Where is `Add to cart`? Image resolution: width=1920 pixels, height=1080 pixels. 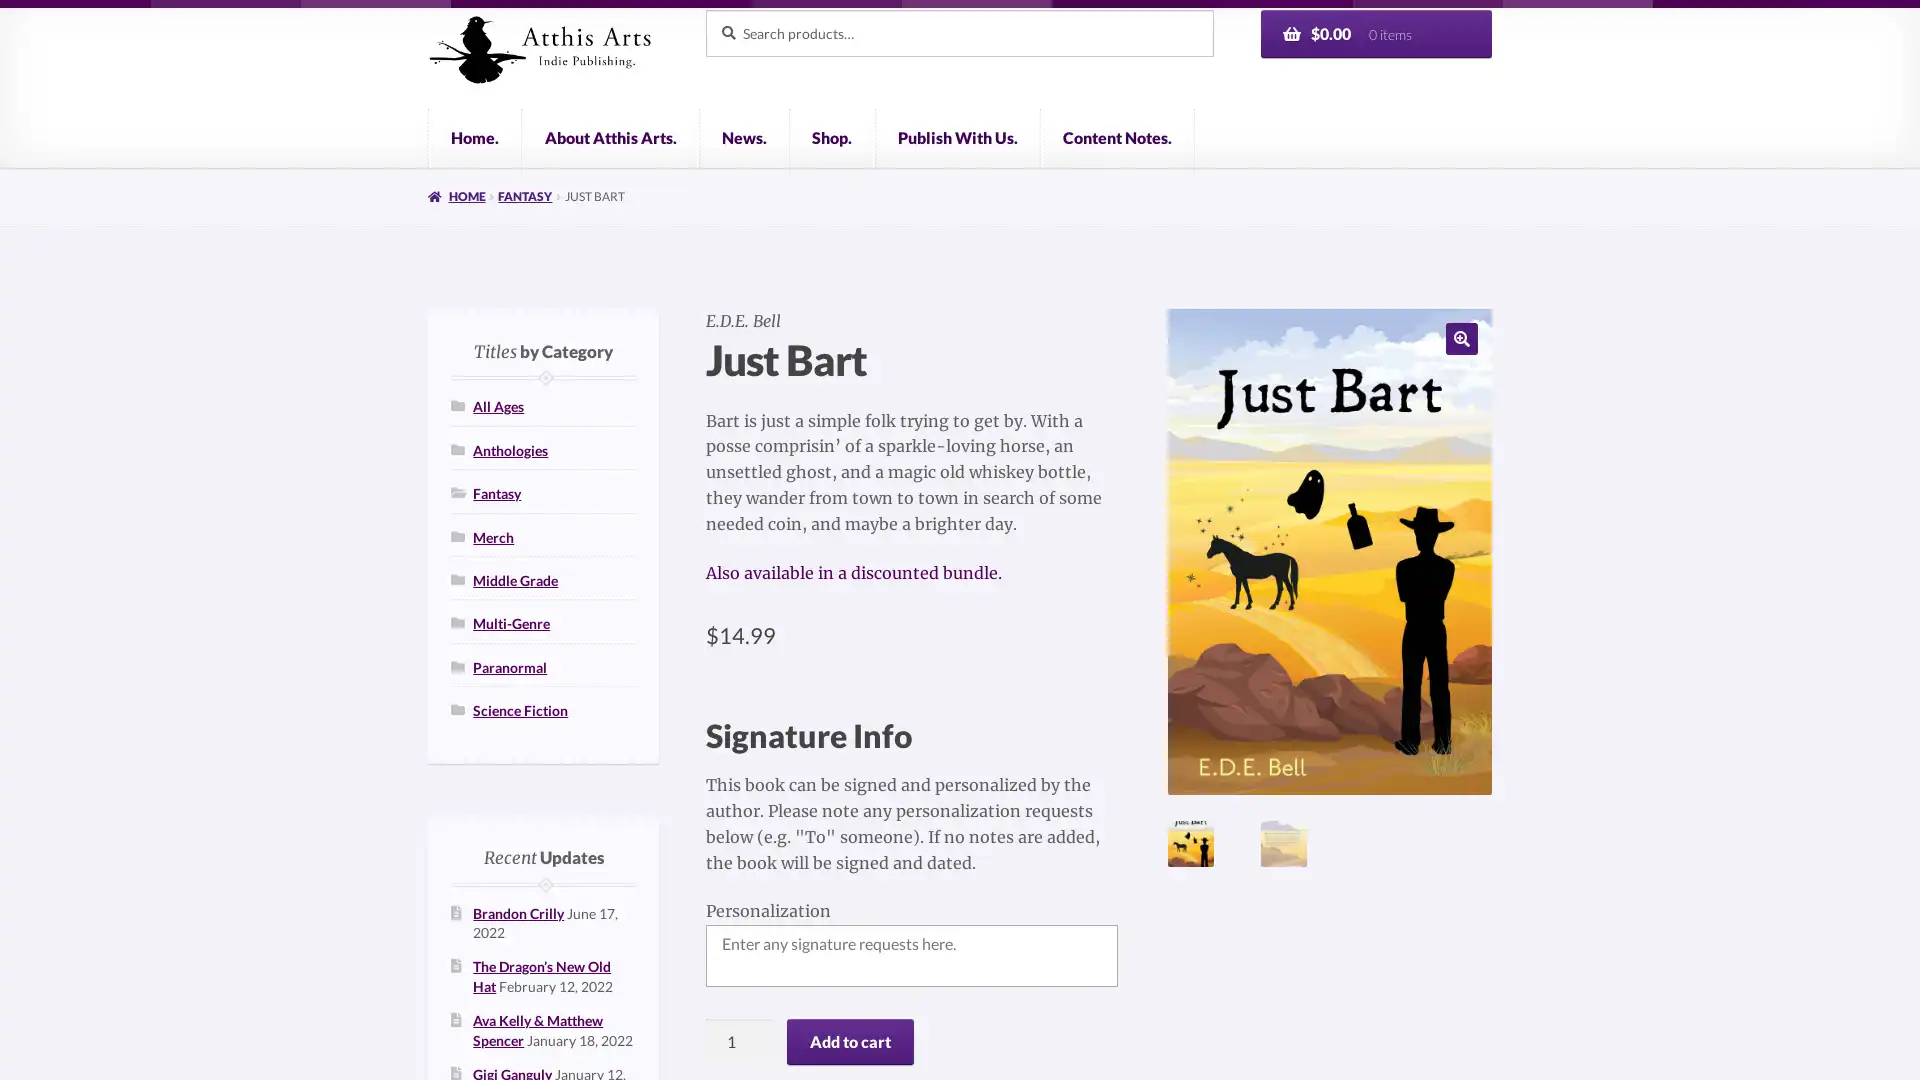 Add to cart is located at coordinates (849, 1040).